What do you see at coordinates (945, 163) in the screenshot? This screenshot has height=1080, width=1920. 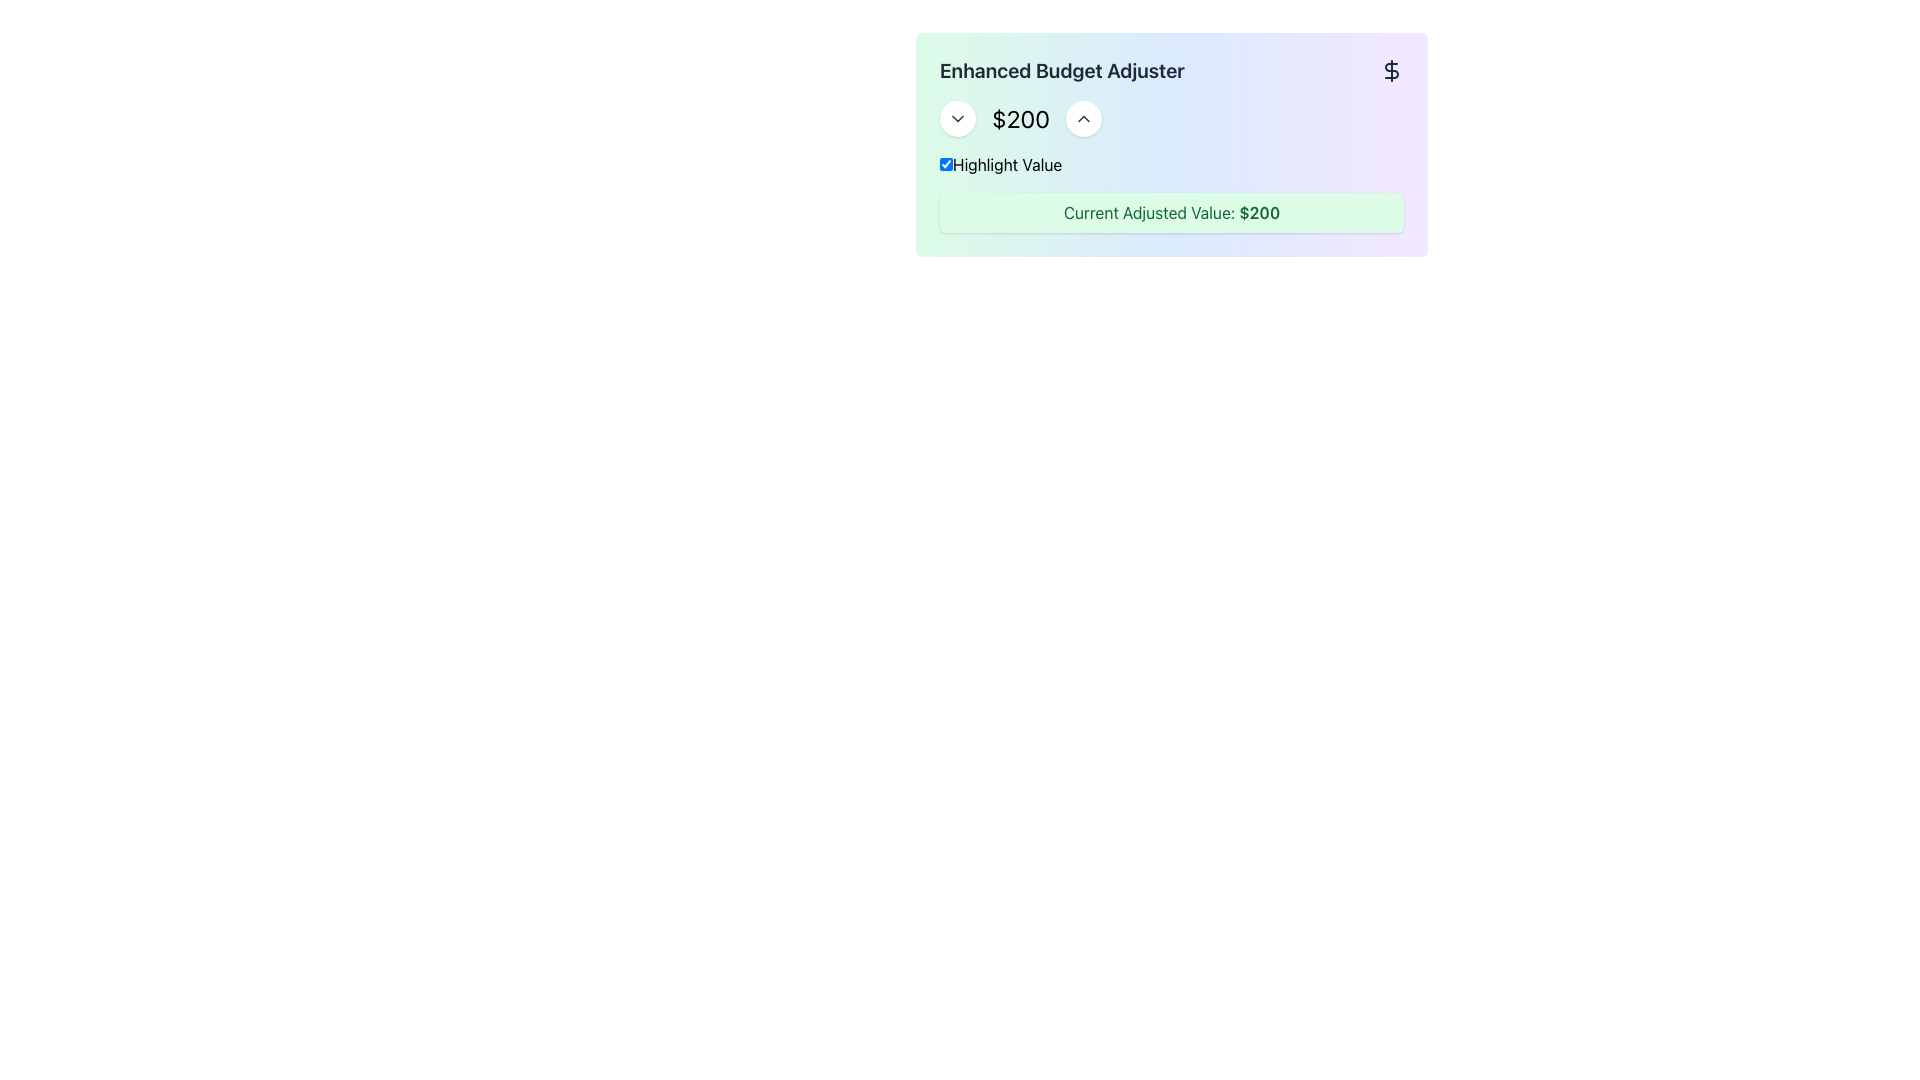 I see `the small square checkbox with a white background and thin border located in the 'Enhanced Budget Adjuster' section` at bounding box center [945, 163].